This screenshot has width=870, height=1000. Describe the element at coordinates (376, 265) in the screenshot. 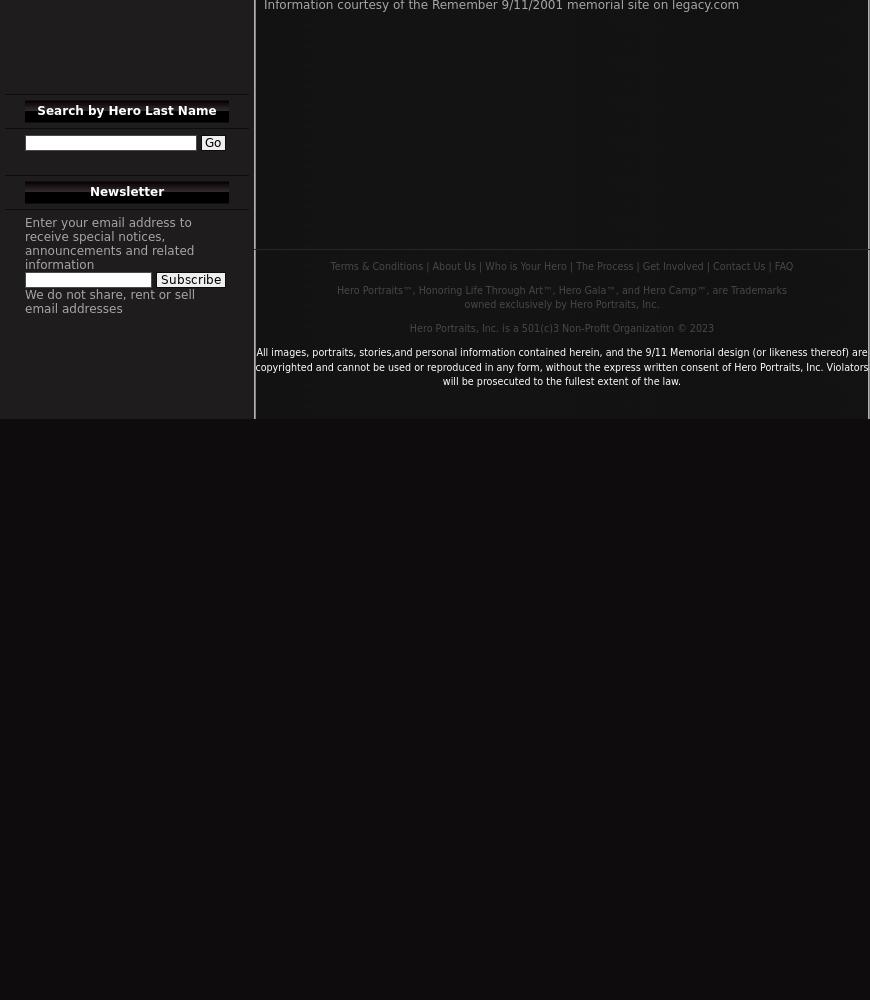

I see `'Terms & Conditions'` at that location.